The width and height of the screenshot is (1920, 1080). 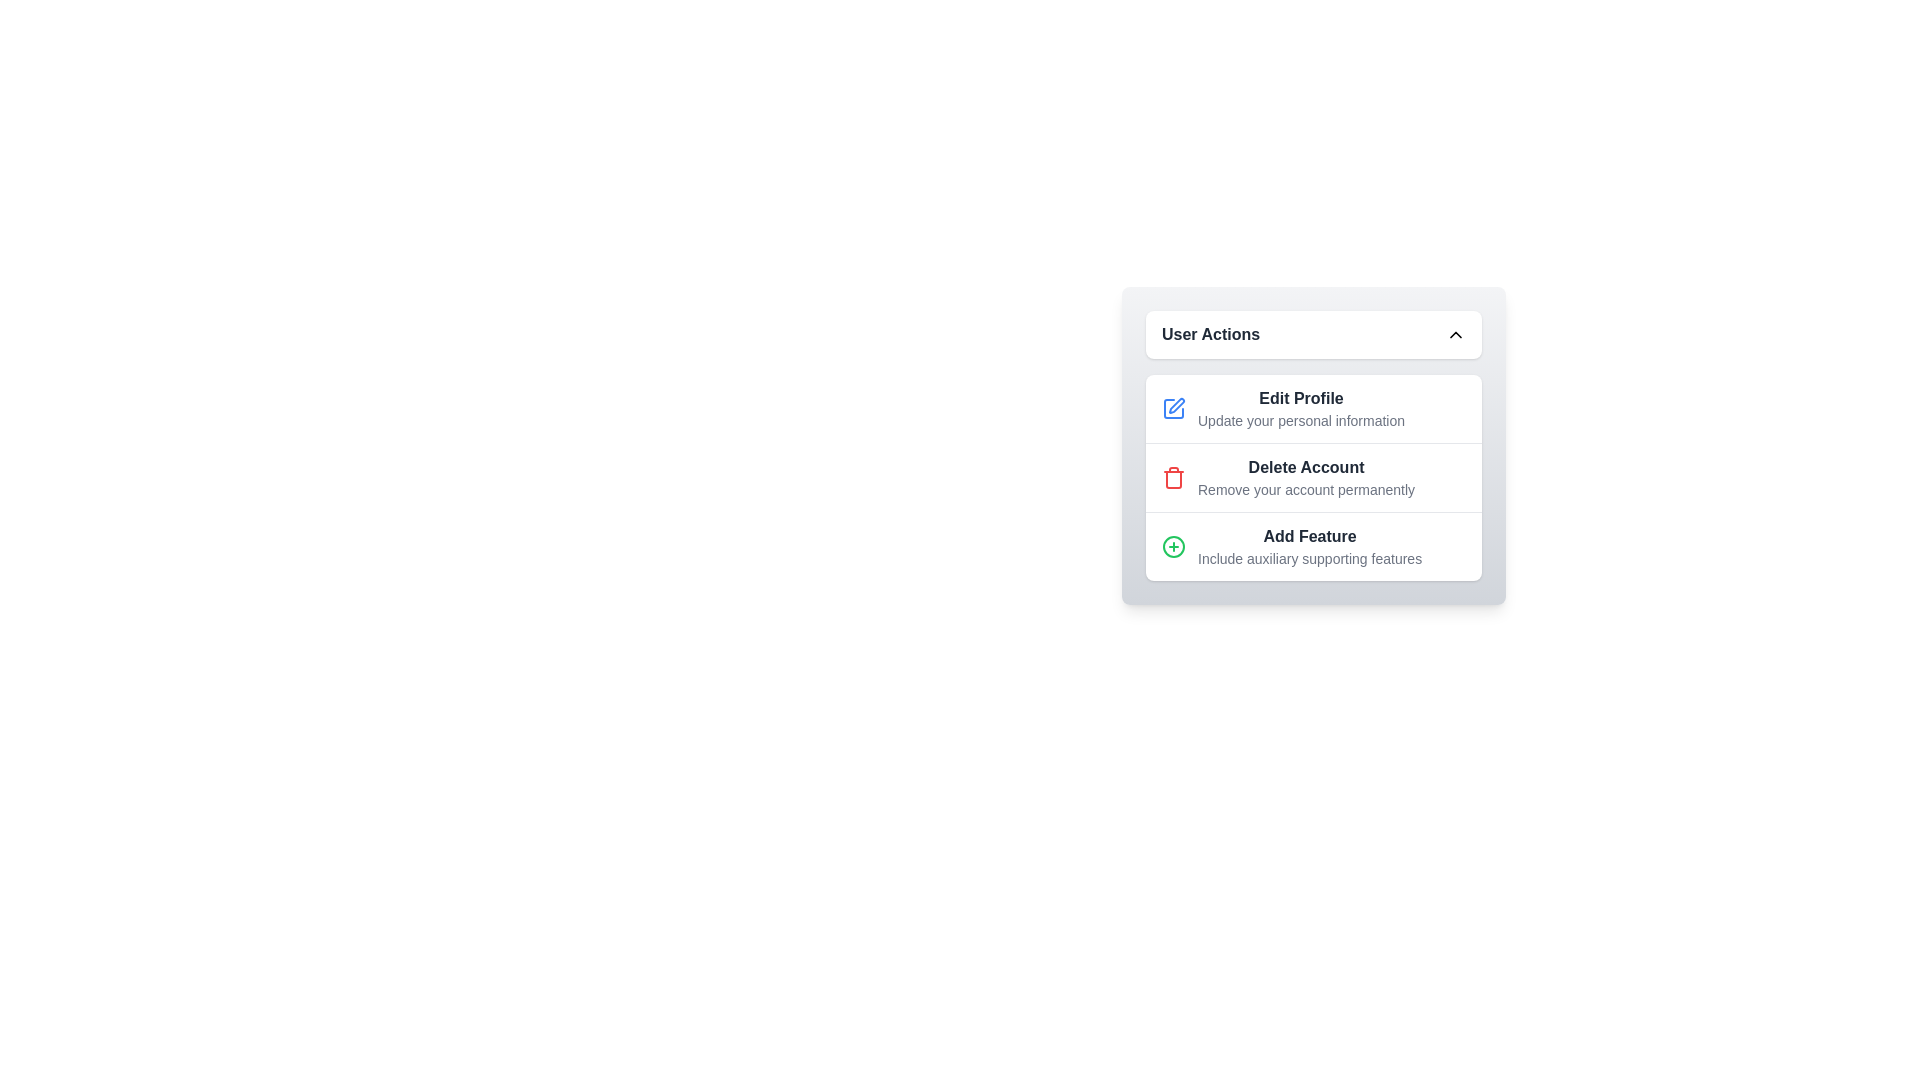 What do you see at coordinates (1306, 467) in the screenshot?
I see `the interactive element associated with the descriptive text label located at the center of the modal labeled 'User Actions'` at bounding box center [1306, 467].